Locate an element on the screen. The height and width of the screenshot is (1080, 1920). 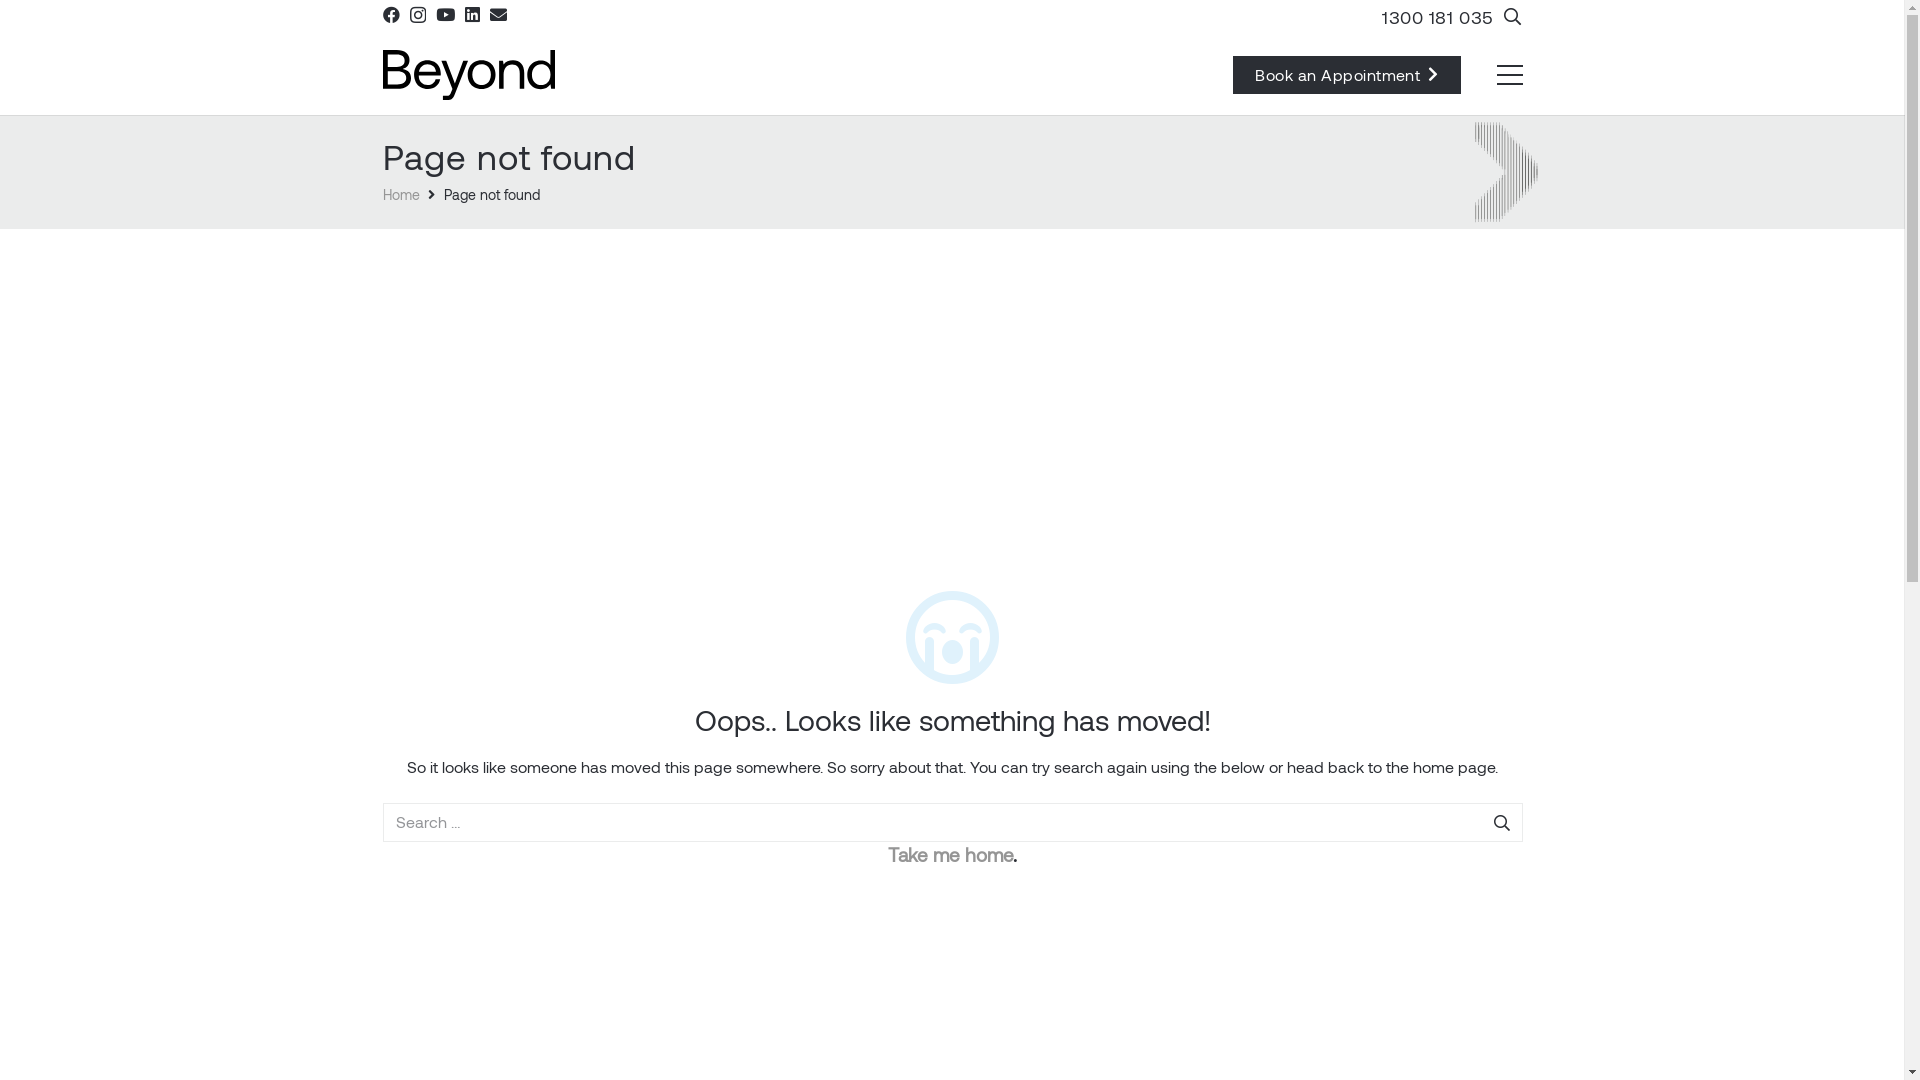
'Book an Appointment' is located at coordinates (1347, 73).